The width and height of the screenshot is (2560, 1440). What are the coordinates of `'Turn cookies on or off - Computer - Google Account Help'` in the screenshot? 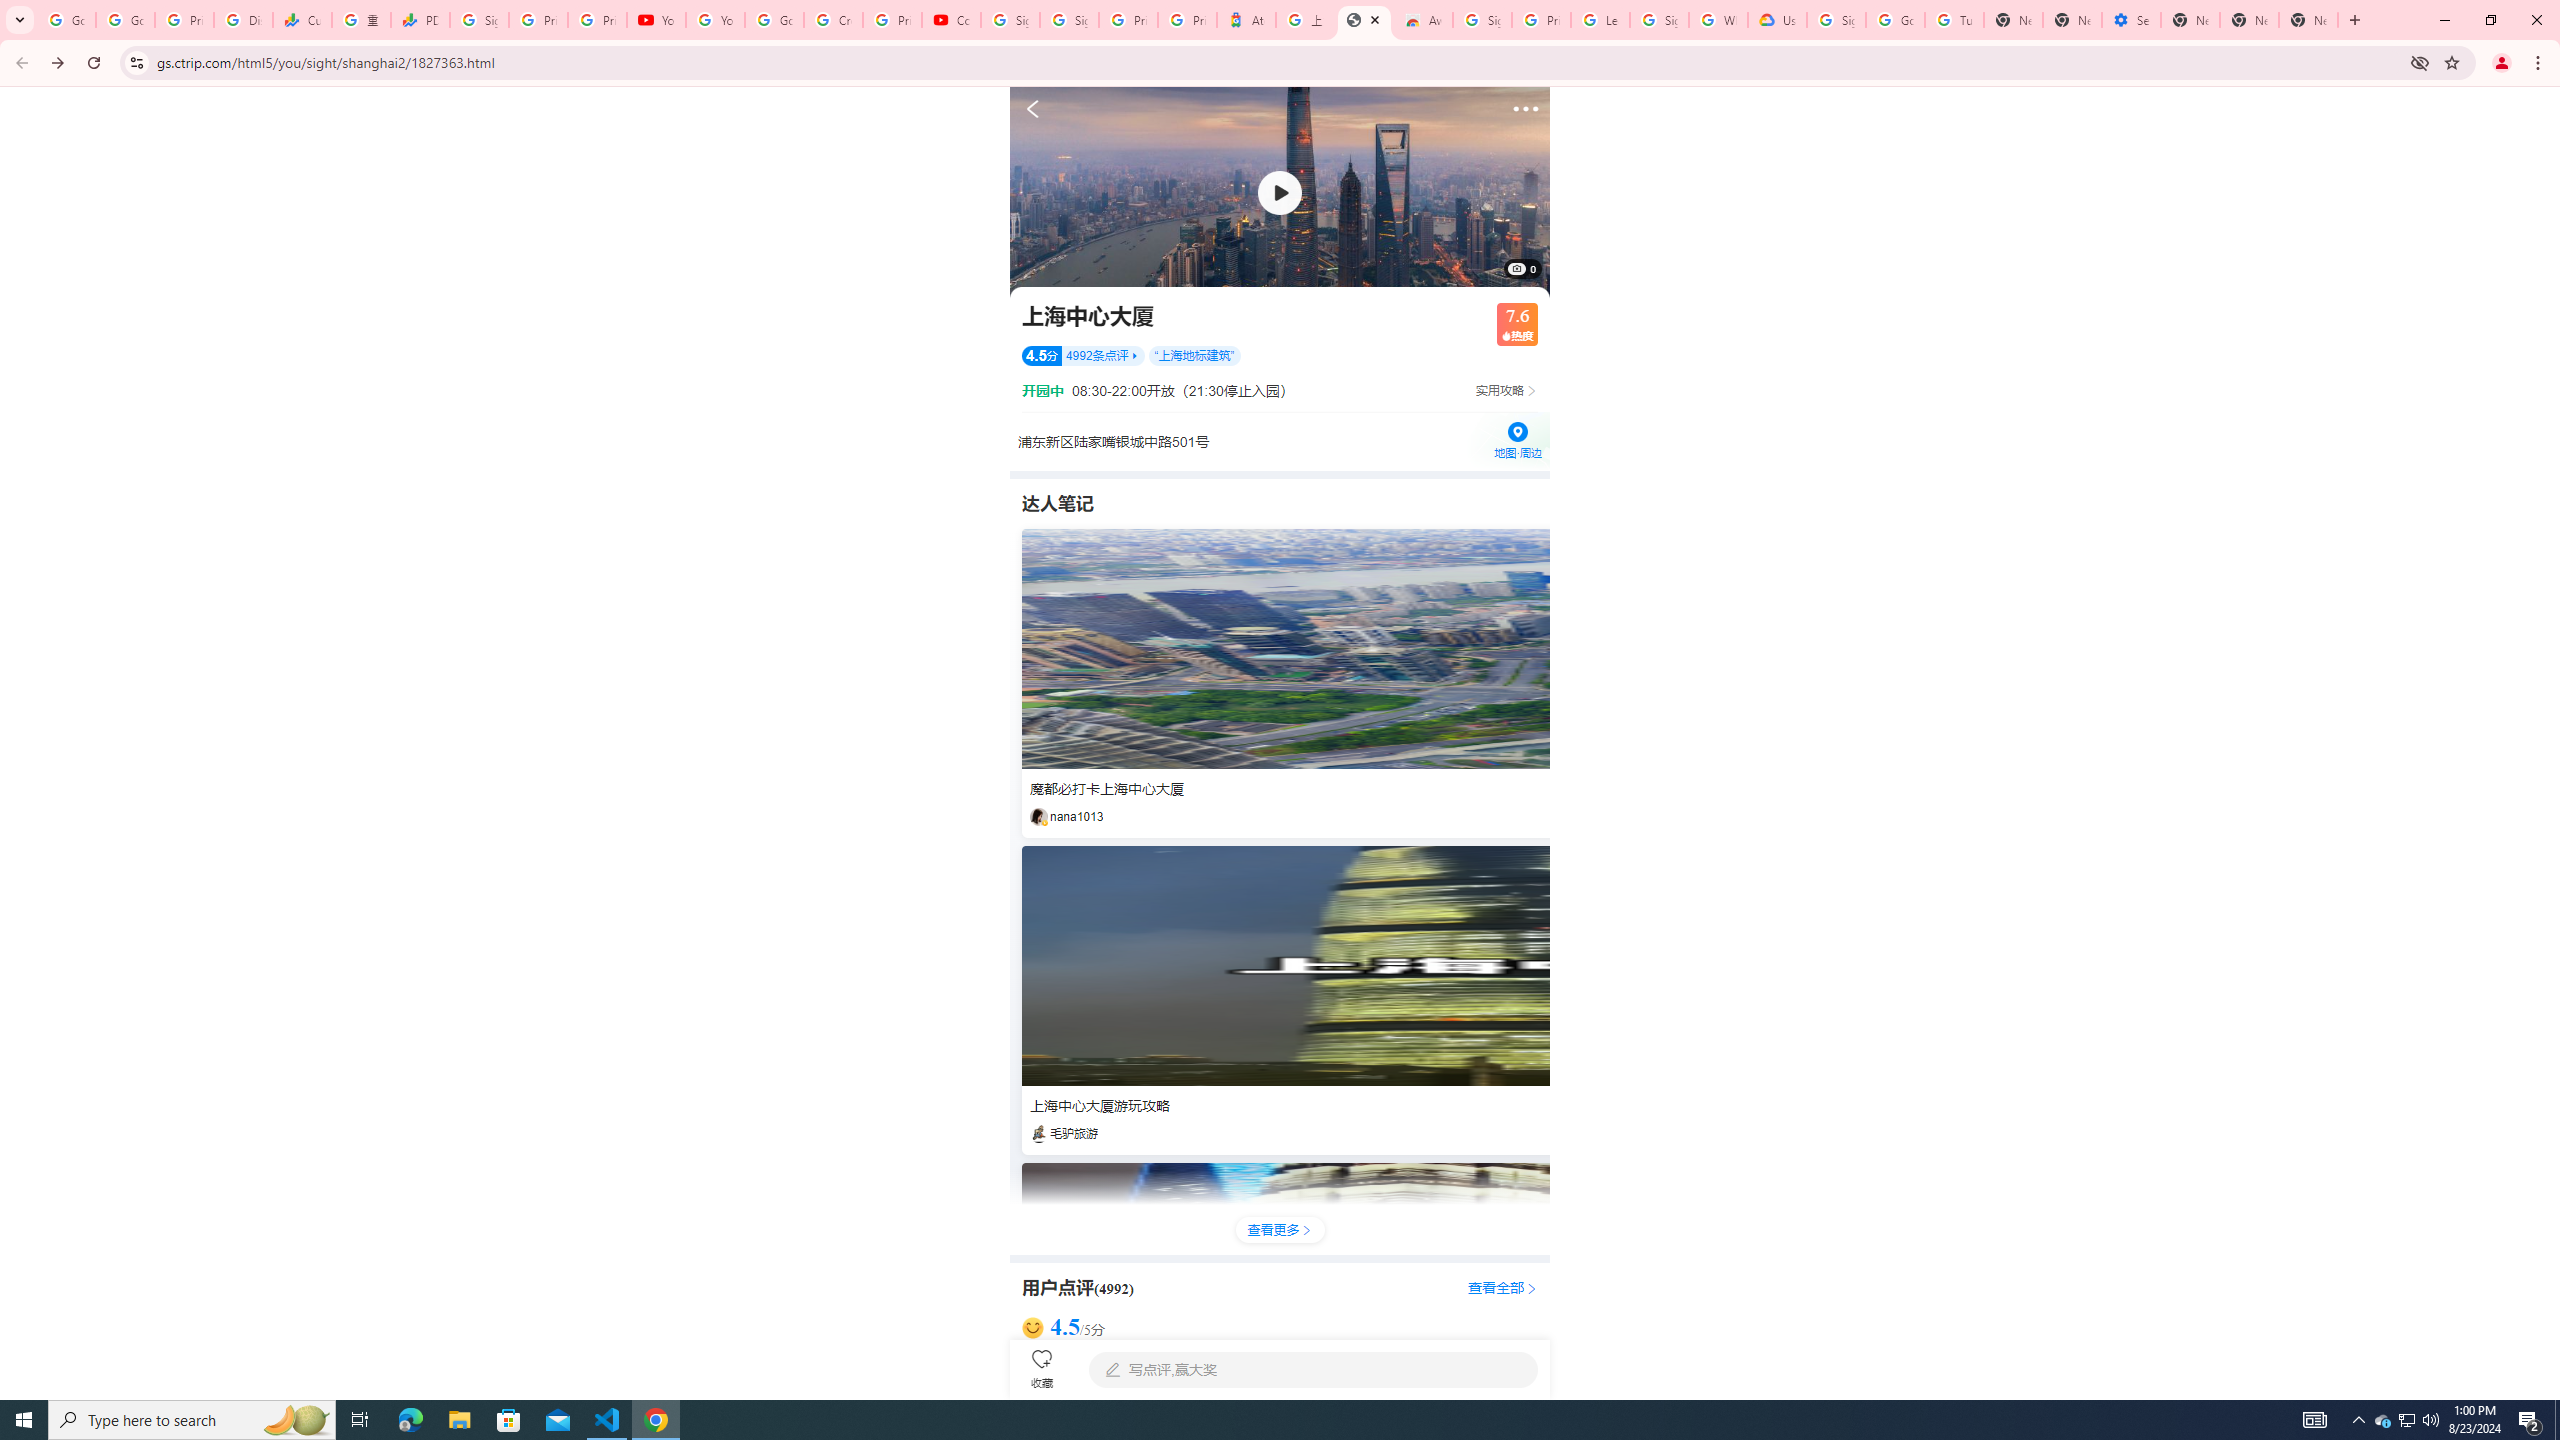 It's located at (1953, 19).